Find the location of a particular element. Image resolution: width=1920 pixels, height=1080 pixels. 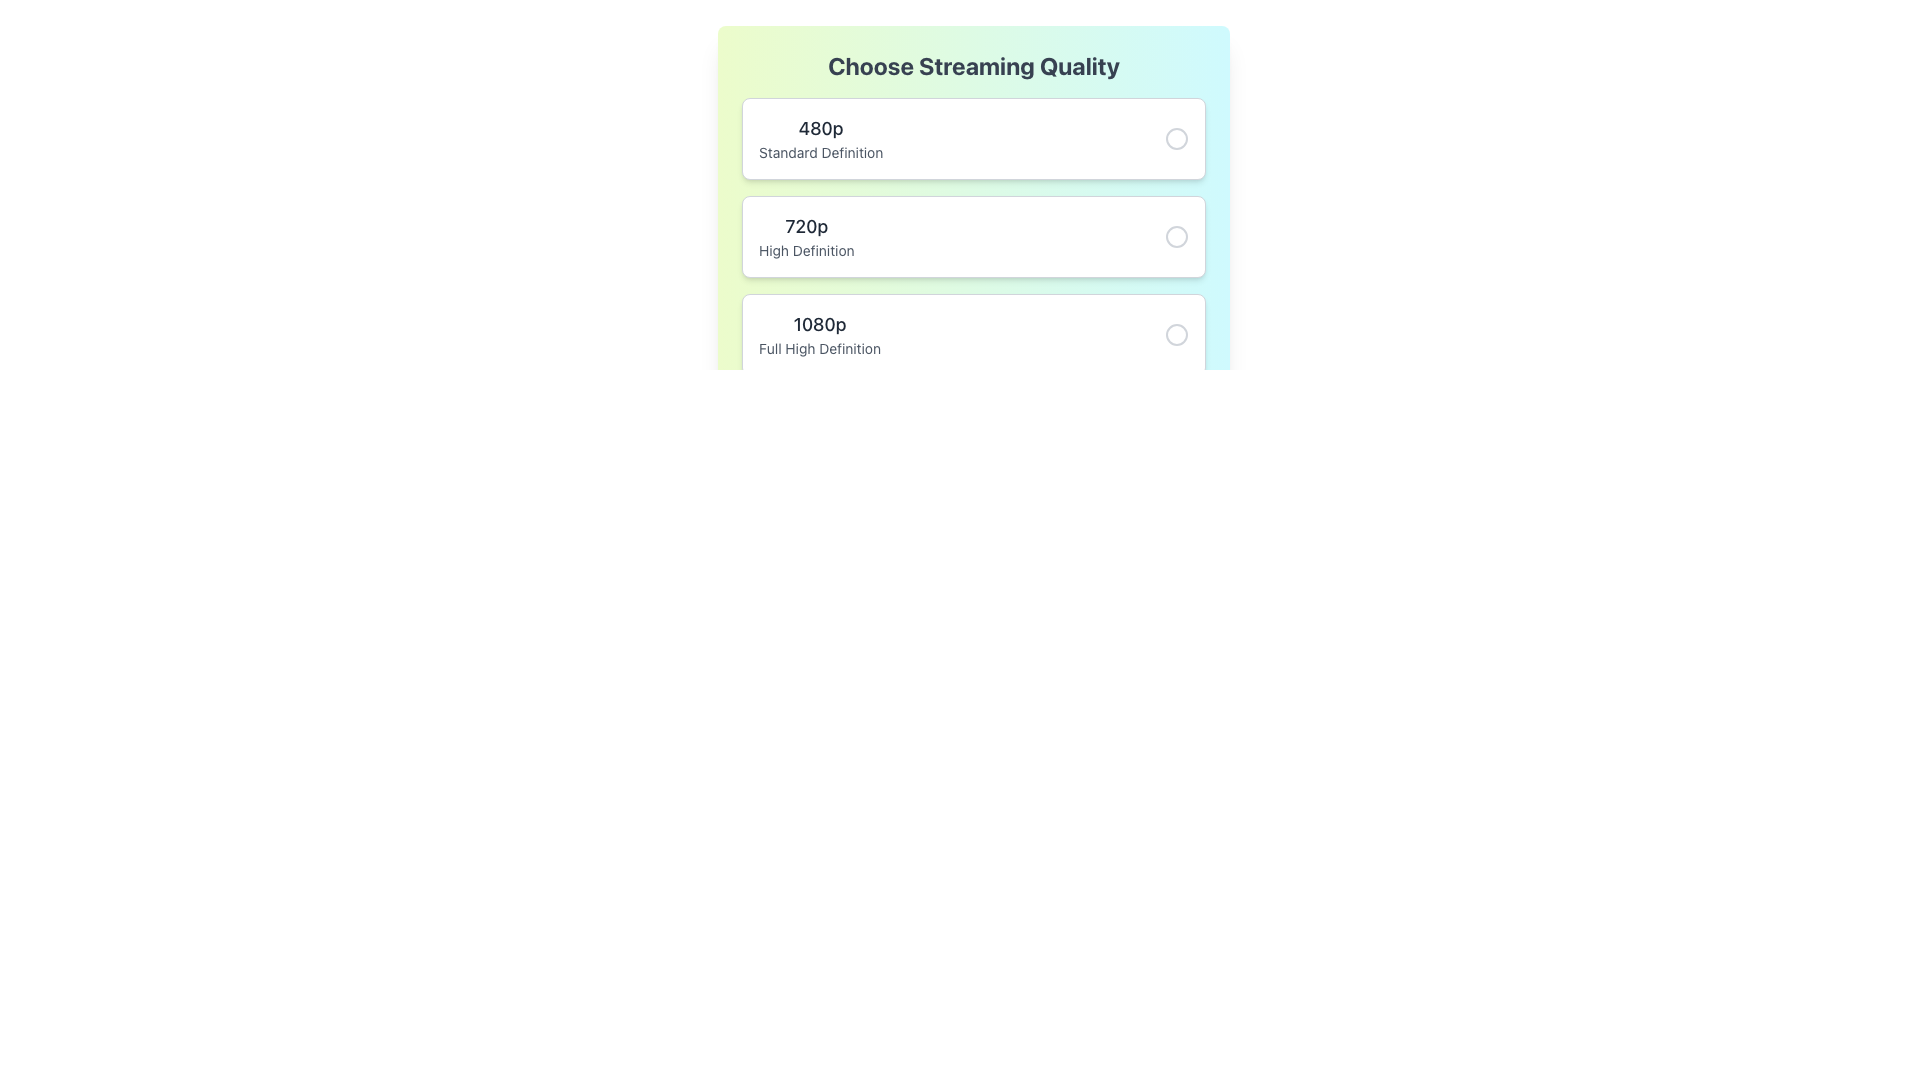

the circular radio button indicator for the '720p' streaming quality option is located at coordinates (1176, 235).